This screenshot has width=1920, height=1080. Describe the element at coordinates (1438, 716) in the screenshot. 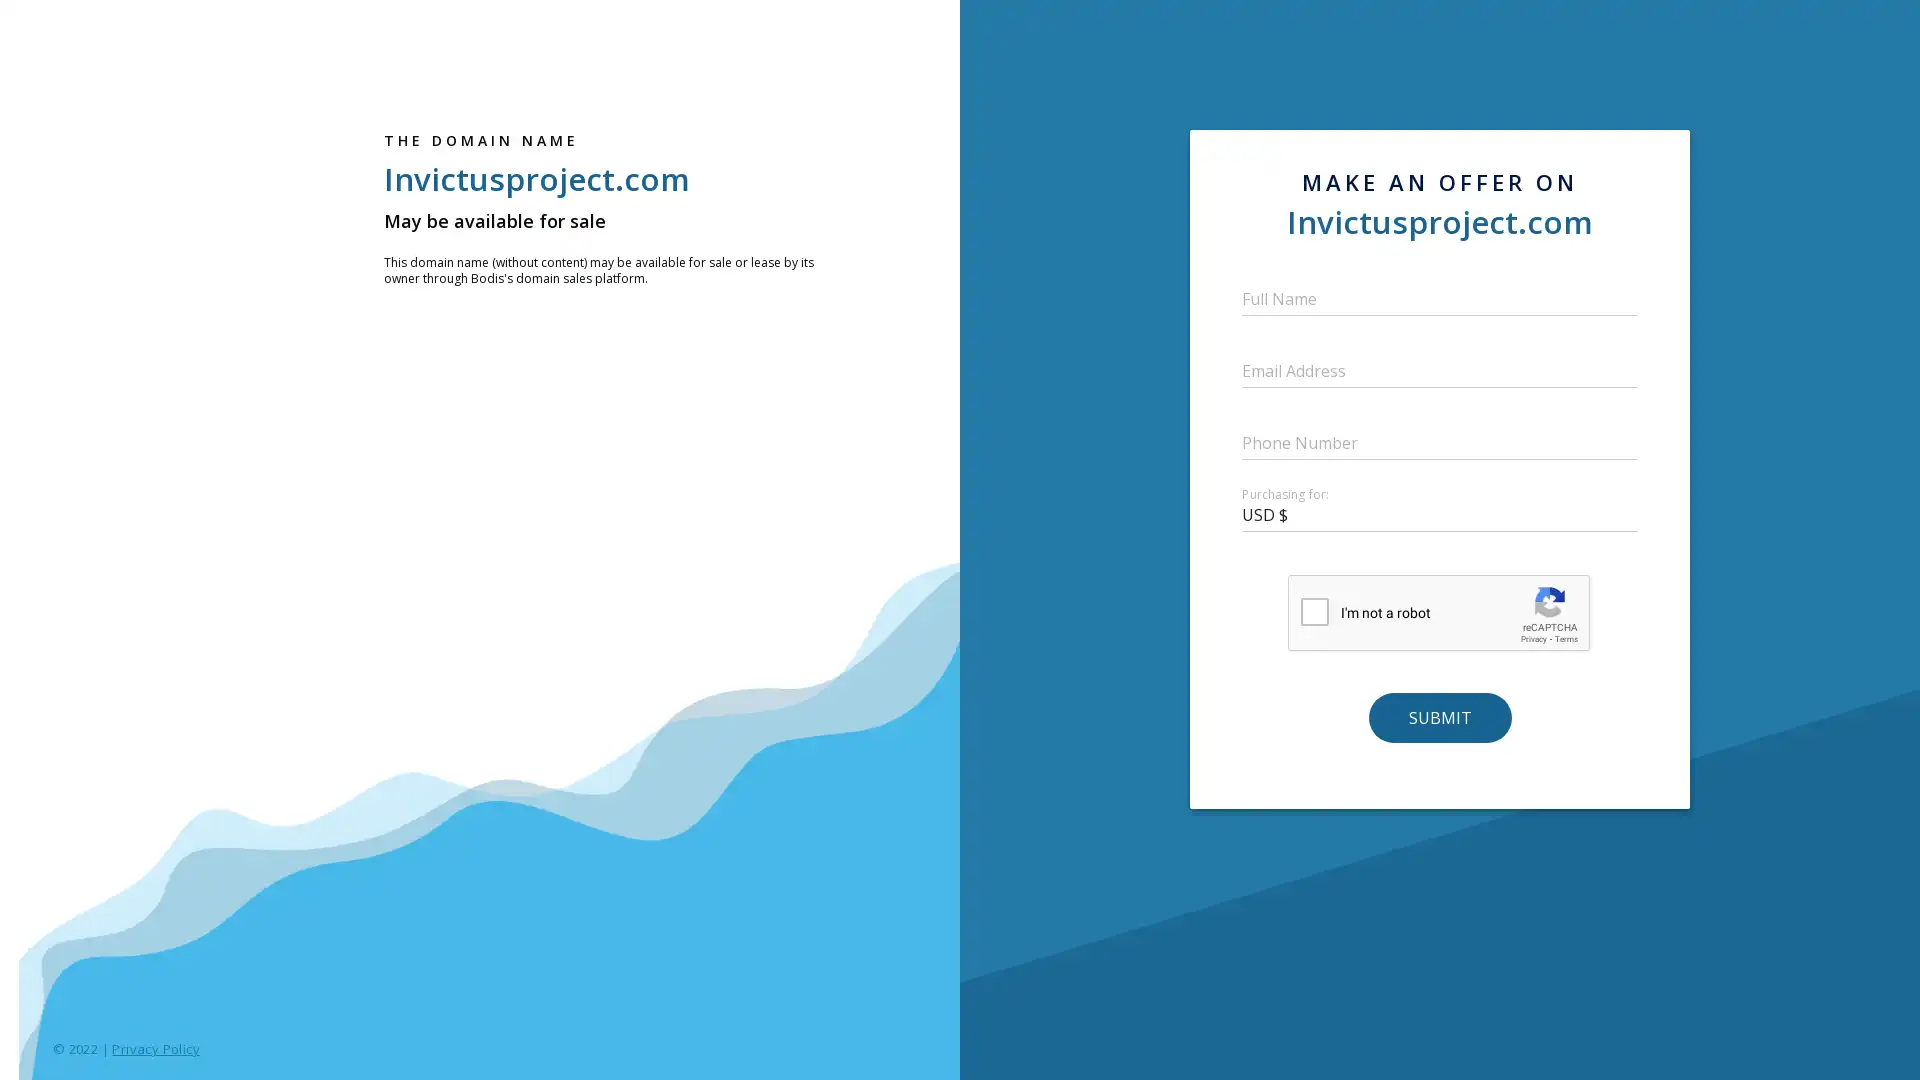

I see `SUBMIT` at that location.